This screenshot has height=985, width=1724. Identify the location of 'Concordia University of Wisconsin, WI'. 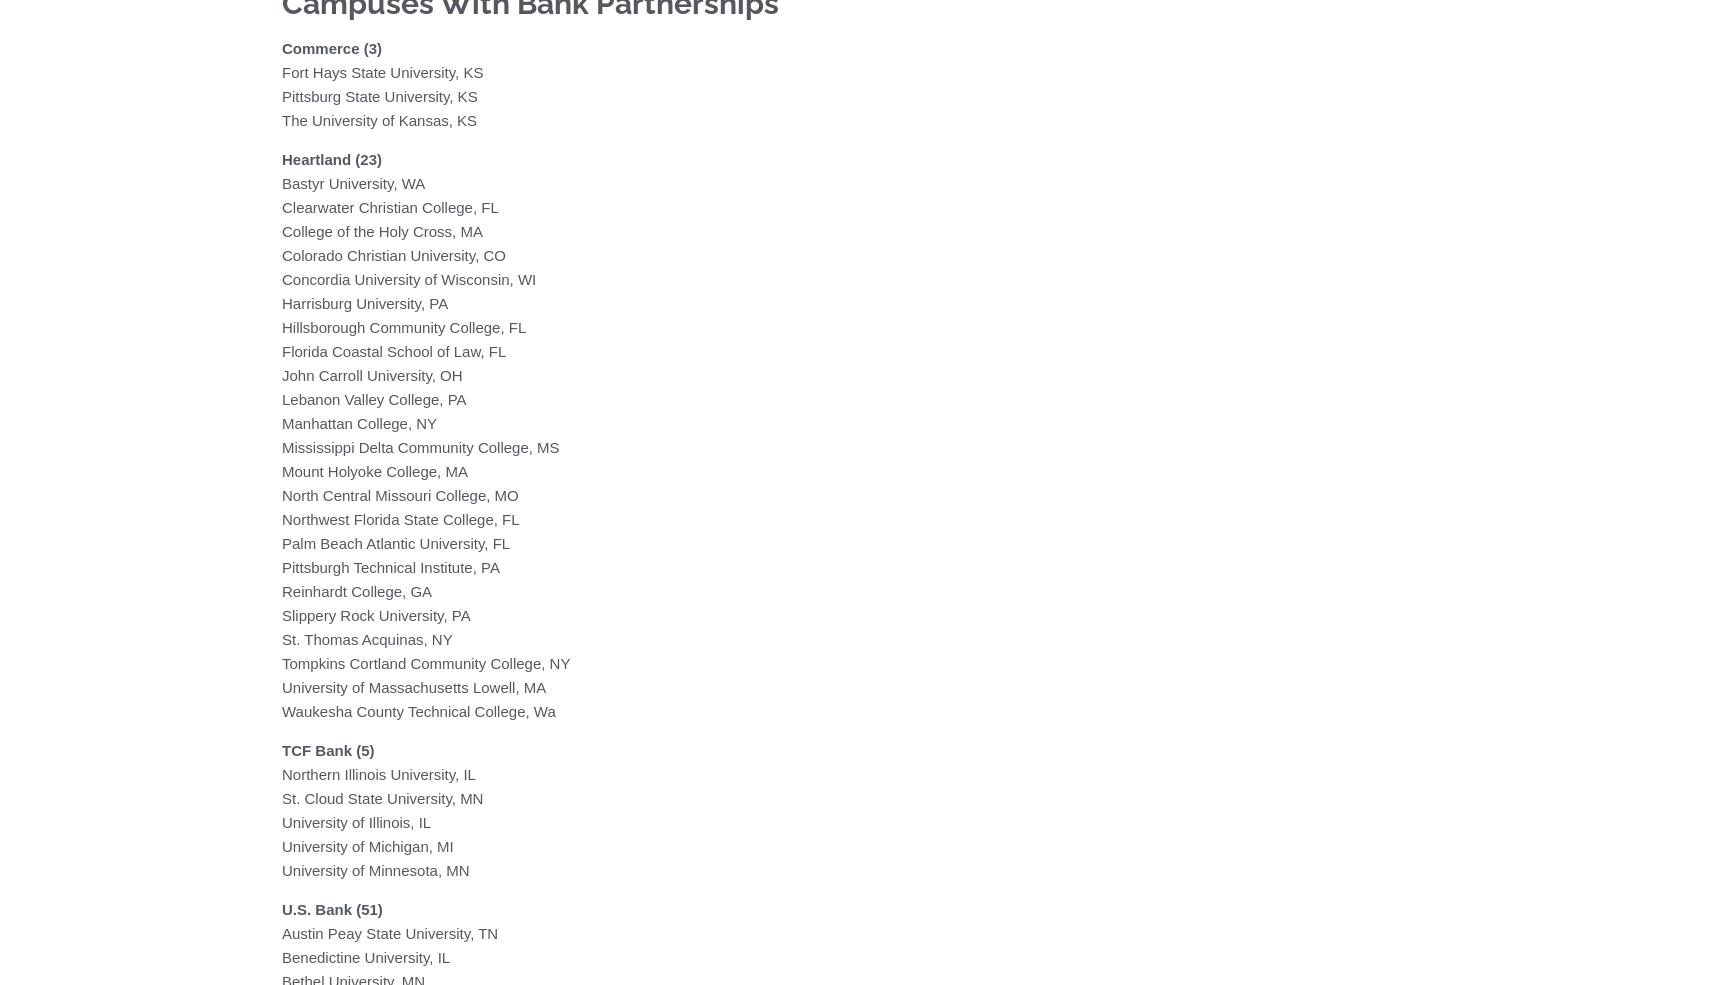
(407, 277).